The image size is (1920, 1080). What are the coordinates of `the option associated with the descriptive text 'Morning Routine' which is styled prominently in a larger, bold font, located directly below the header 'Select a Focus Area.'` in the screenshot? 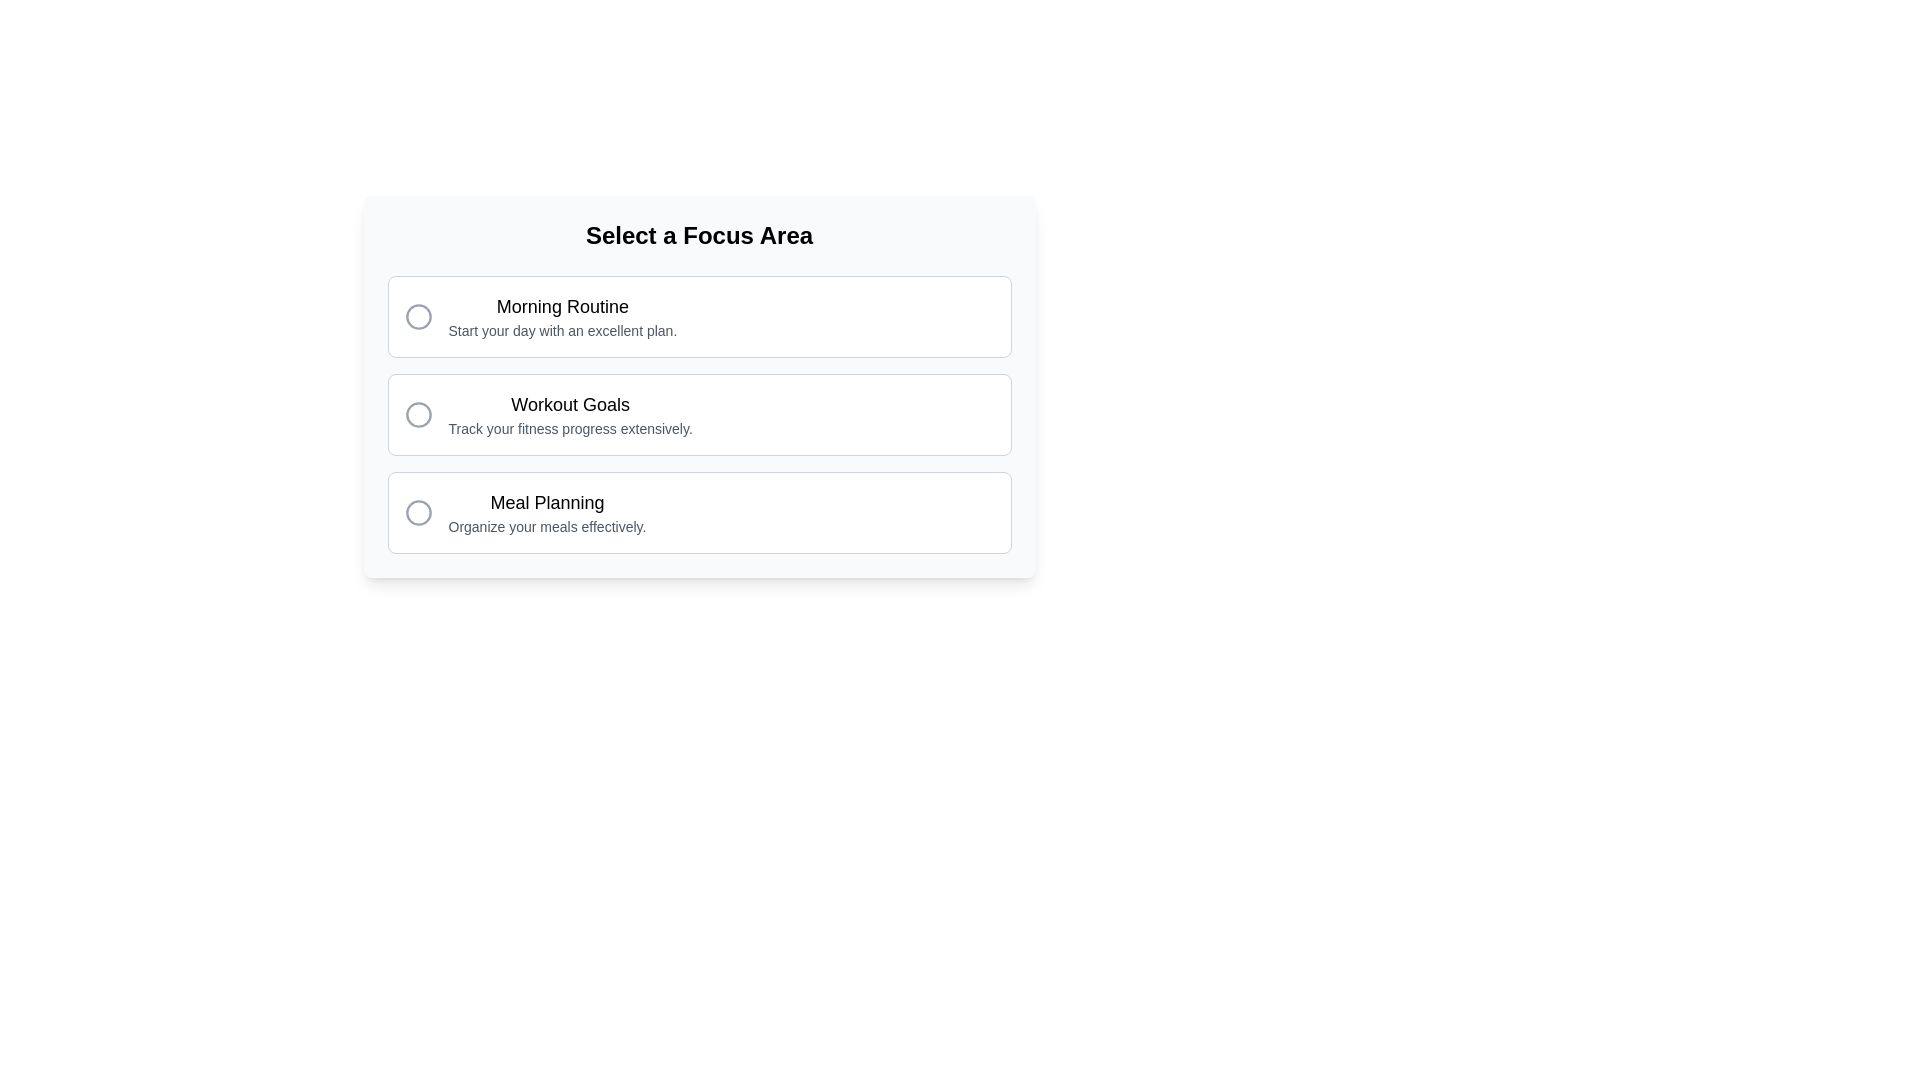 It's located at (561, 315).